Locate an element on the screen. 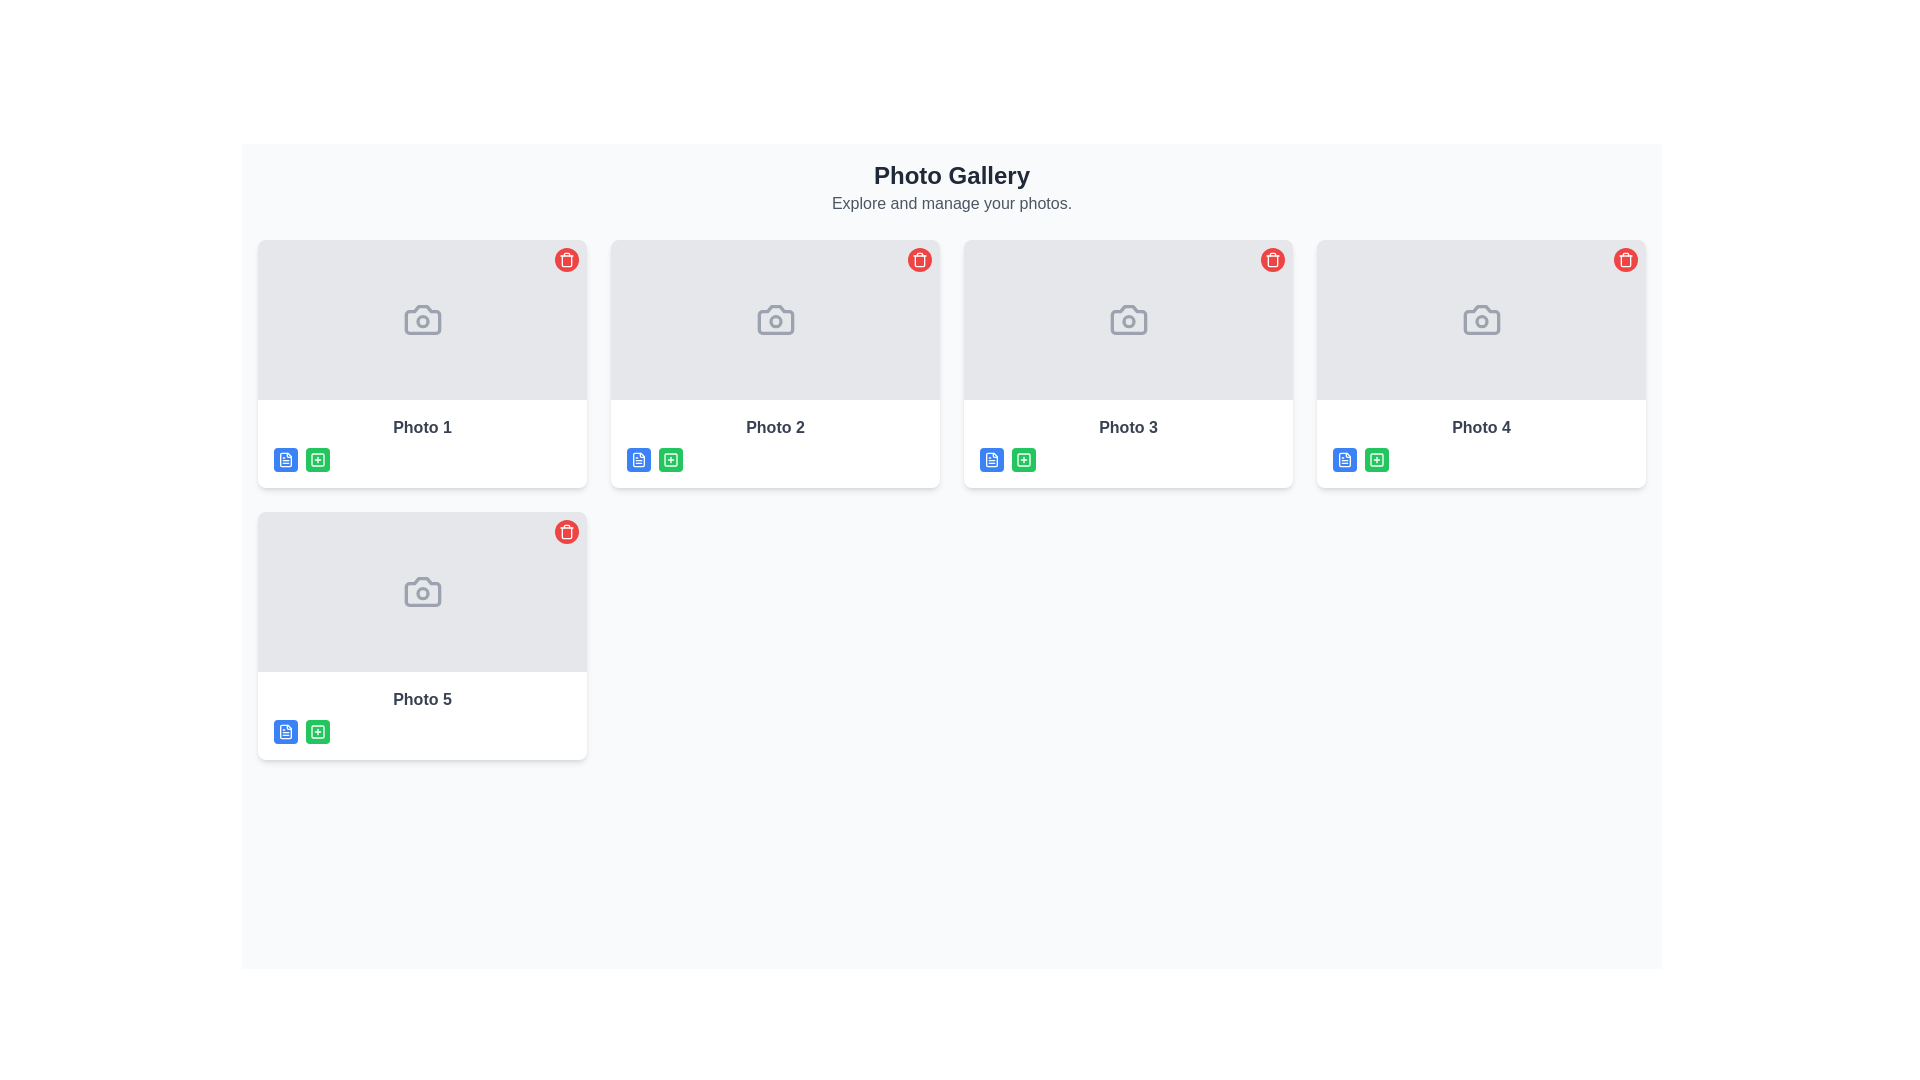  the green rounded square button with a white plus sign icon located below 'Photo 1' is located at coordinates (316, 459).